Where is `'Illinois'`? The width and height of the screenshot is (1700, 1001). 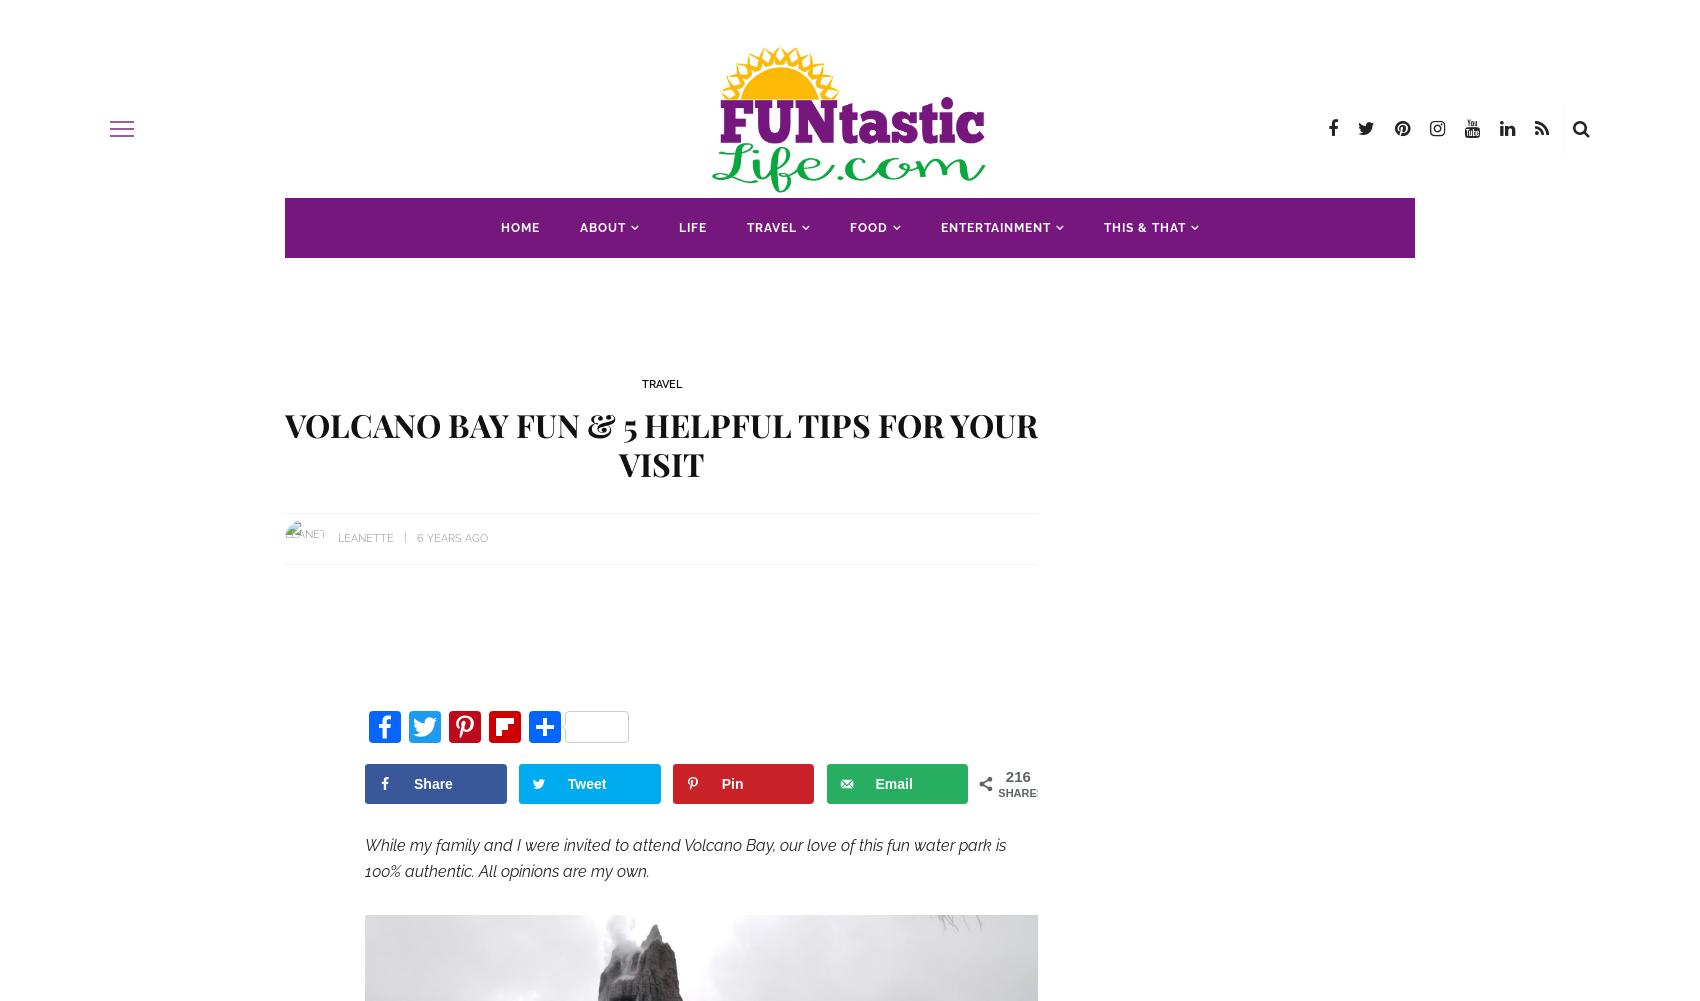 'Illinois' is located at coordinates (987, 543).